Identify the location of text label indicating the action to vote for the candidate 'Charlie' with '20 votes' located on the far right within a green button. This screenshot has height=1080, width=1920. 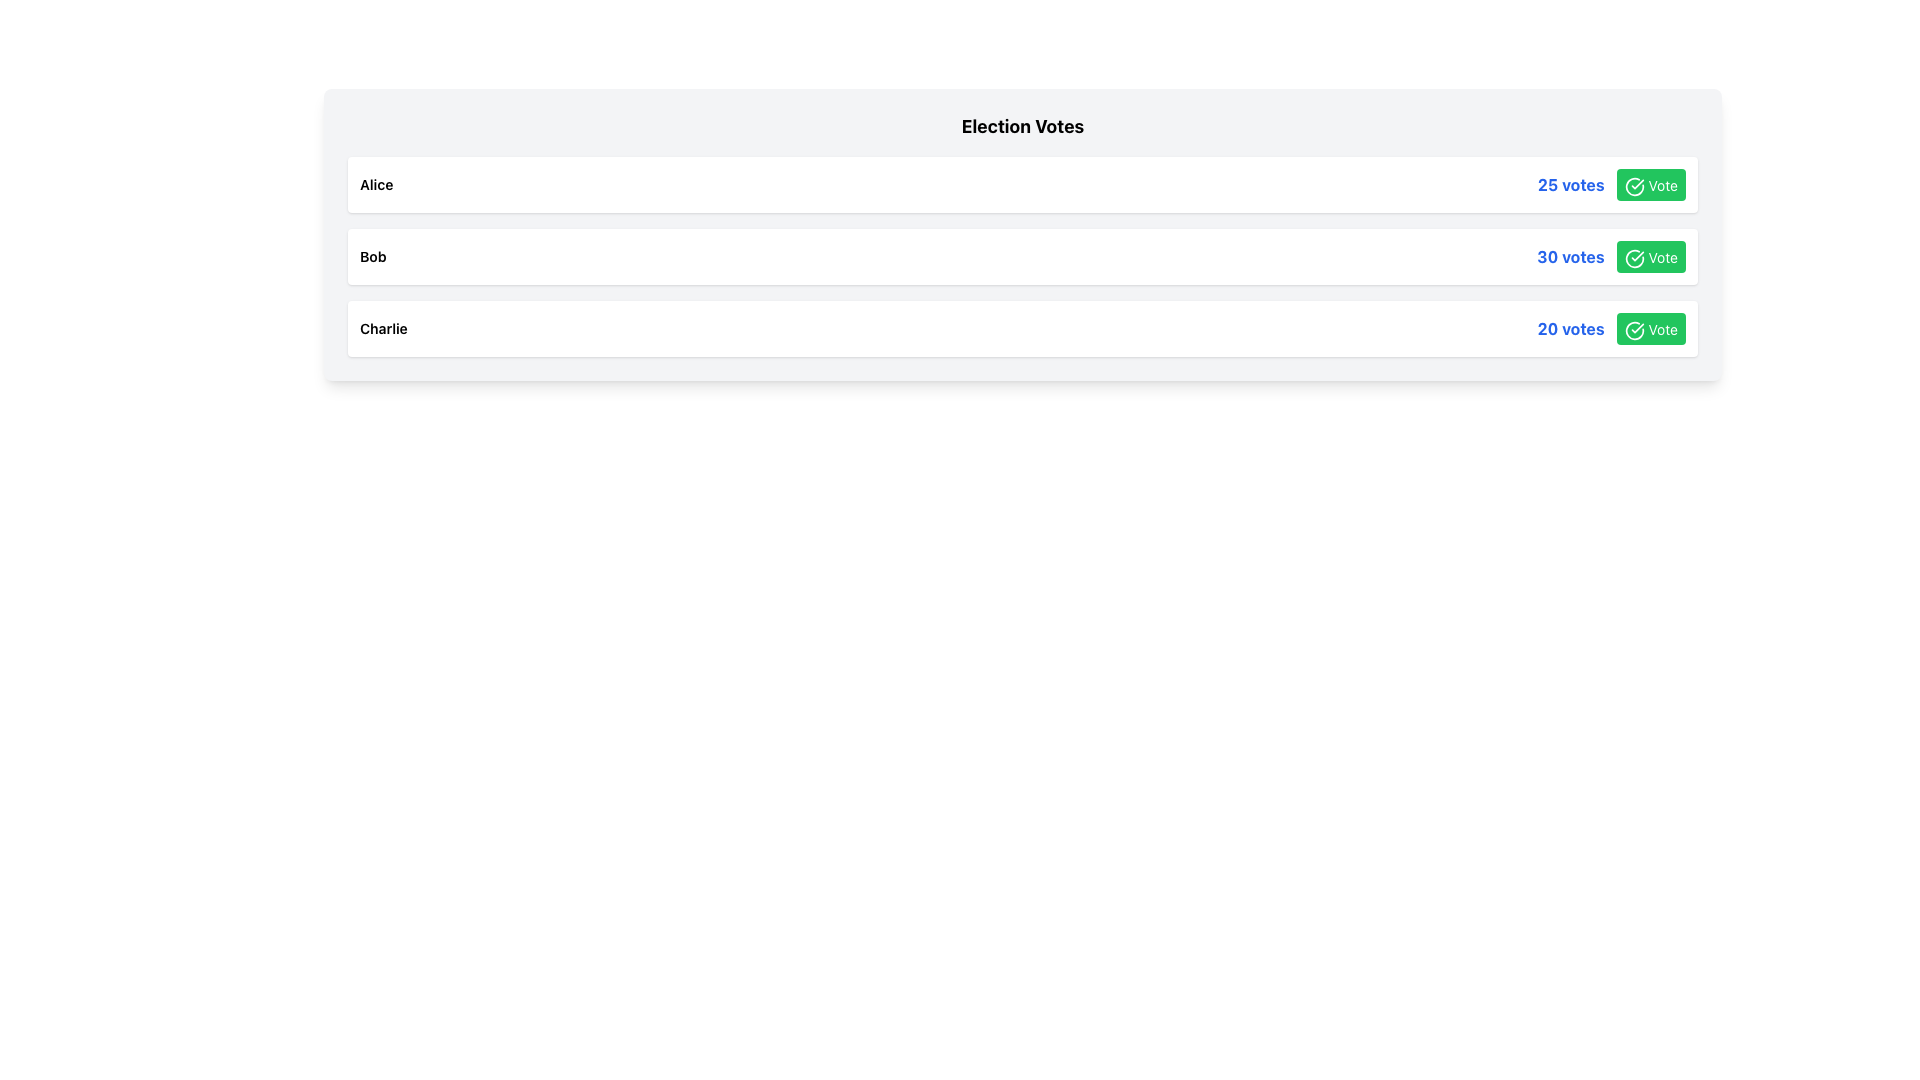
(1663, 328).